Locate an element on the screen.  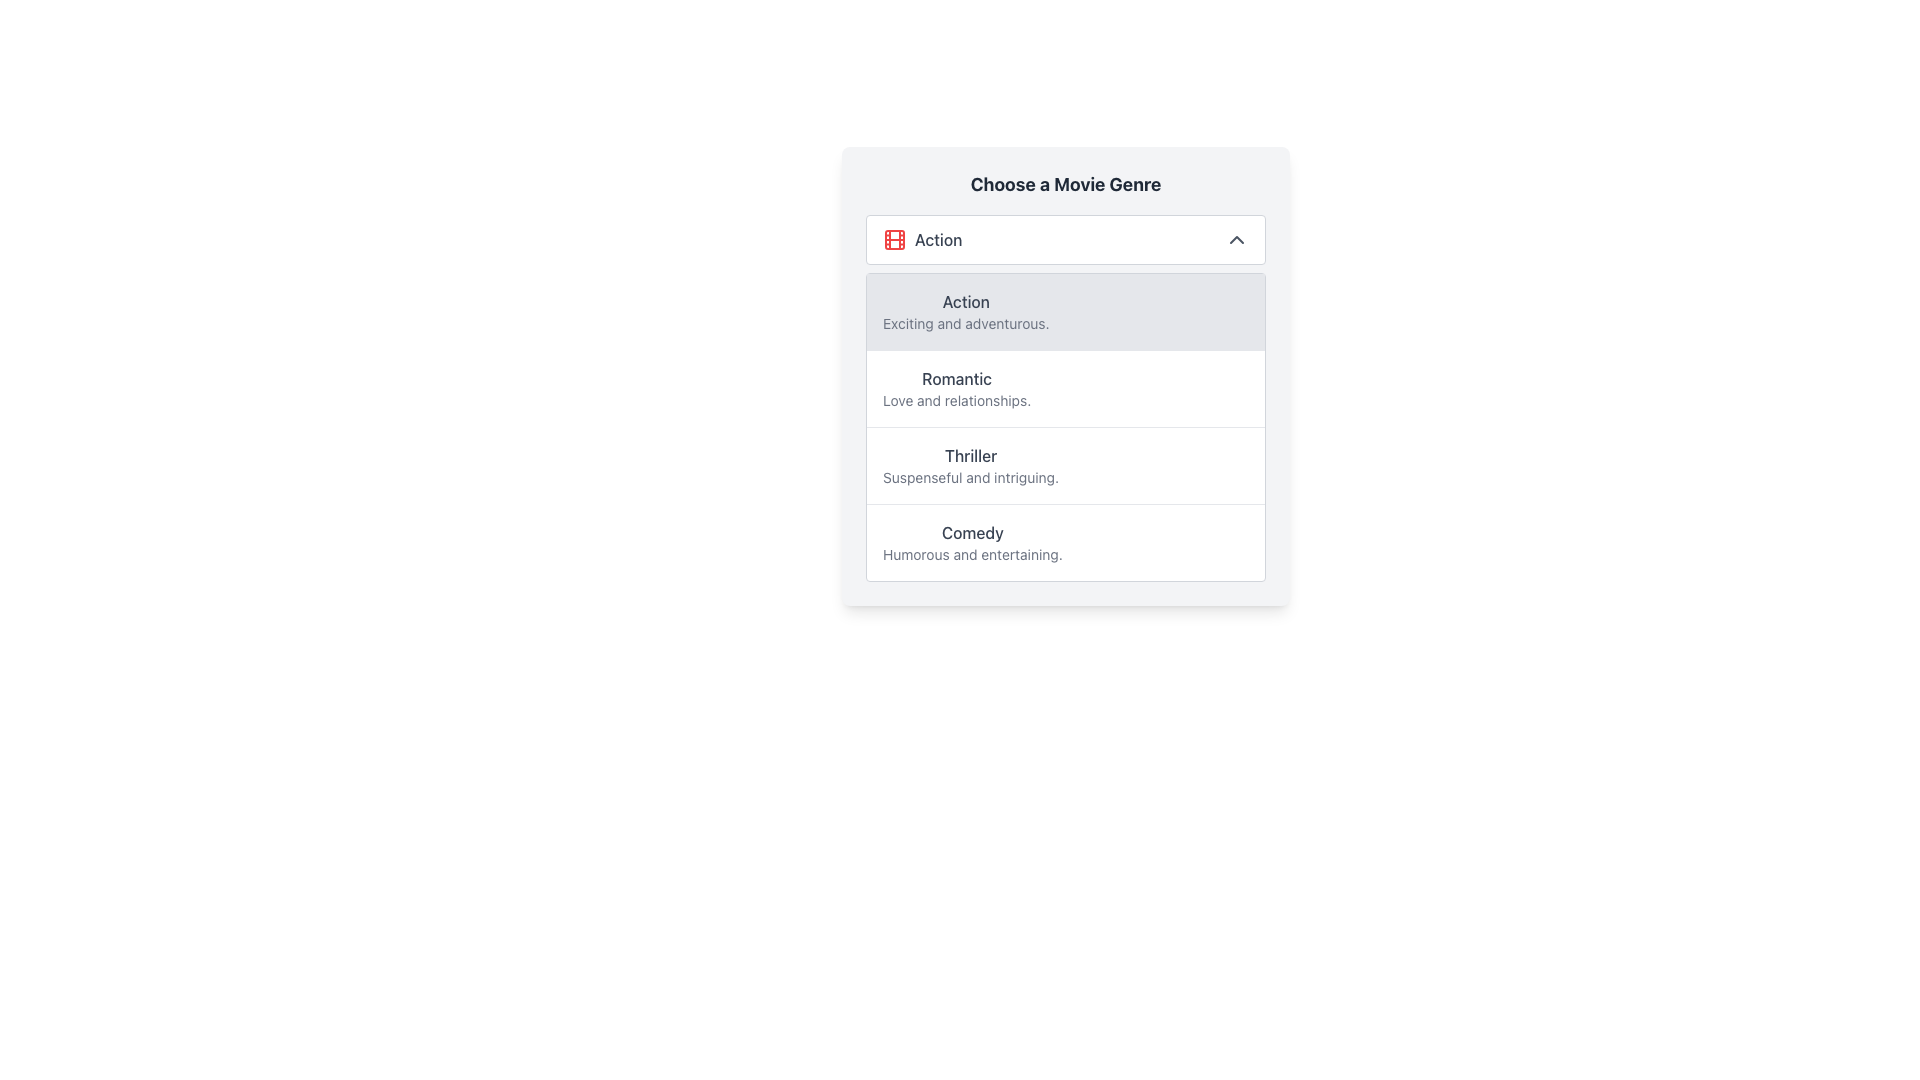
the static text label displaying 'Love and relationships.' which is located under the 'Romantic' genre heading in the movie genres list is located at coordinates (956, 401).